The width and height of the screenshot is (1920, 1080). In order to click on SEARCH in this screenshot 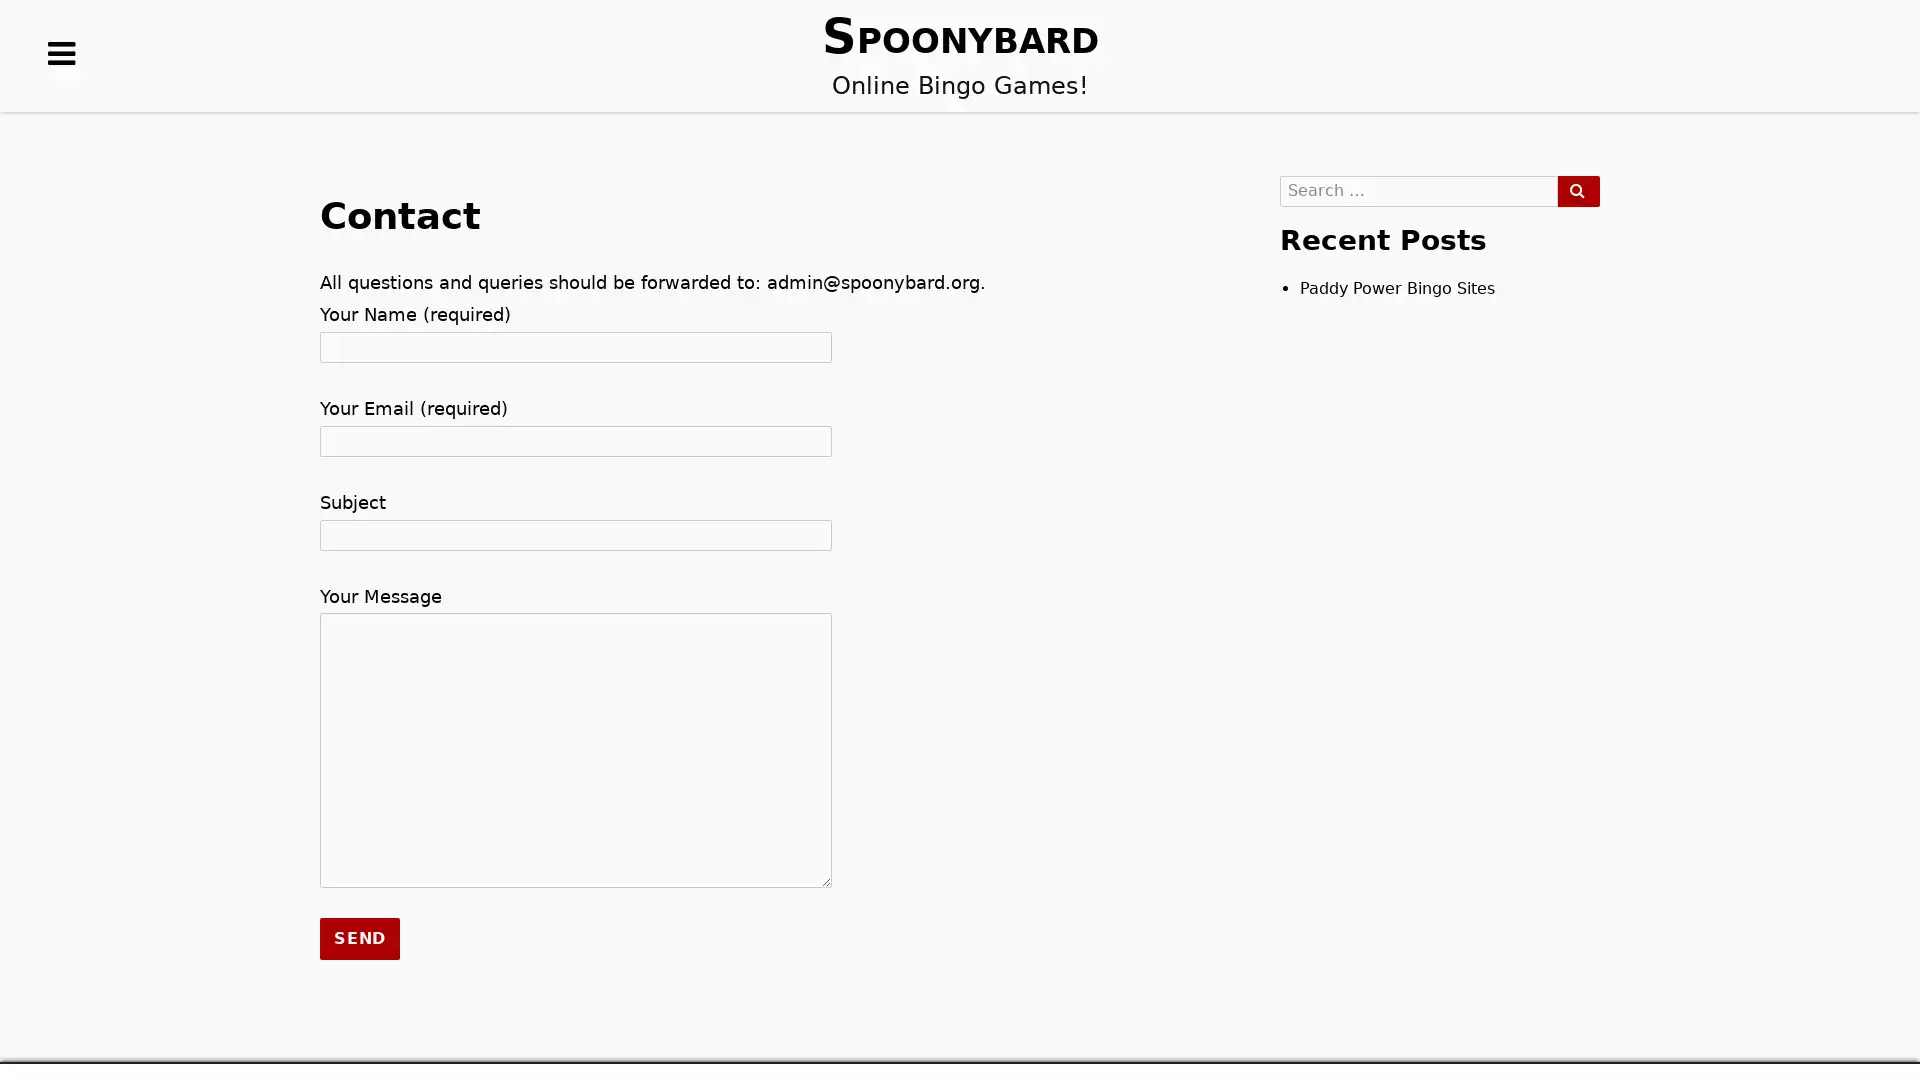, I will do `click(1577, 191)`.